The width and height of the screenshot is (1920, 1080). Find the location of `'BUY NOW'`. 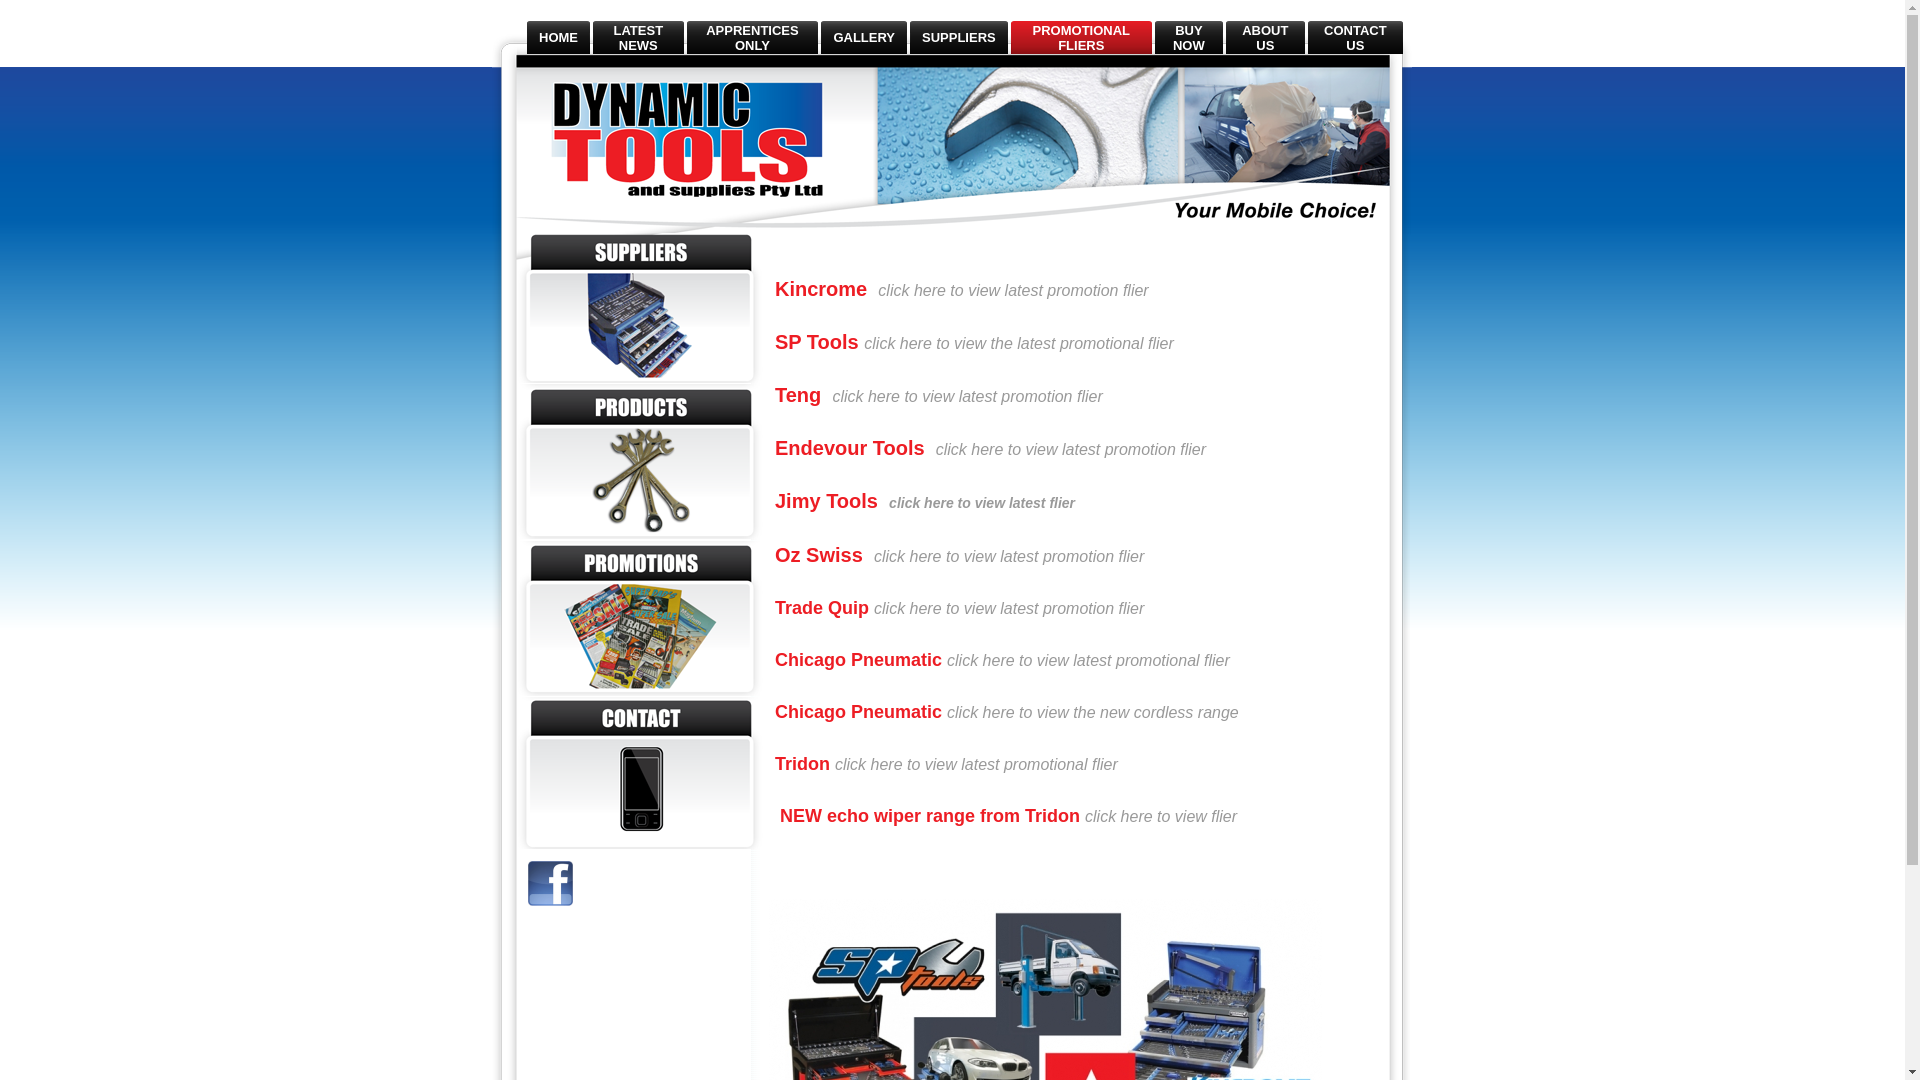

'BUY NOW' is located at coordinates (1189, 37).